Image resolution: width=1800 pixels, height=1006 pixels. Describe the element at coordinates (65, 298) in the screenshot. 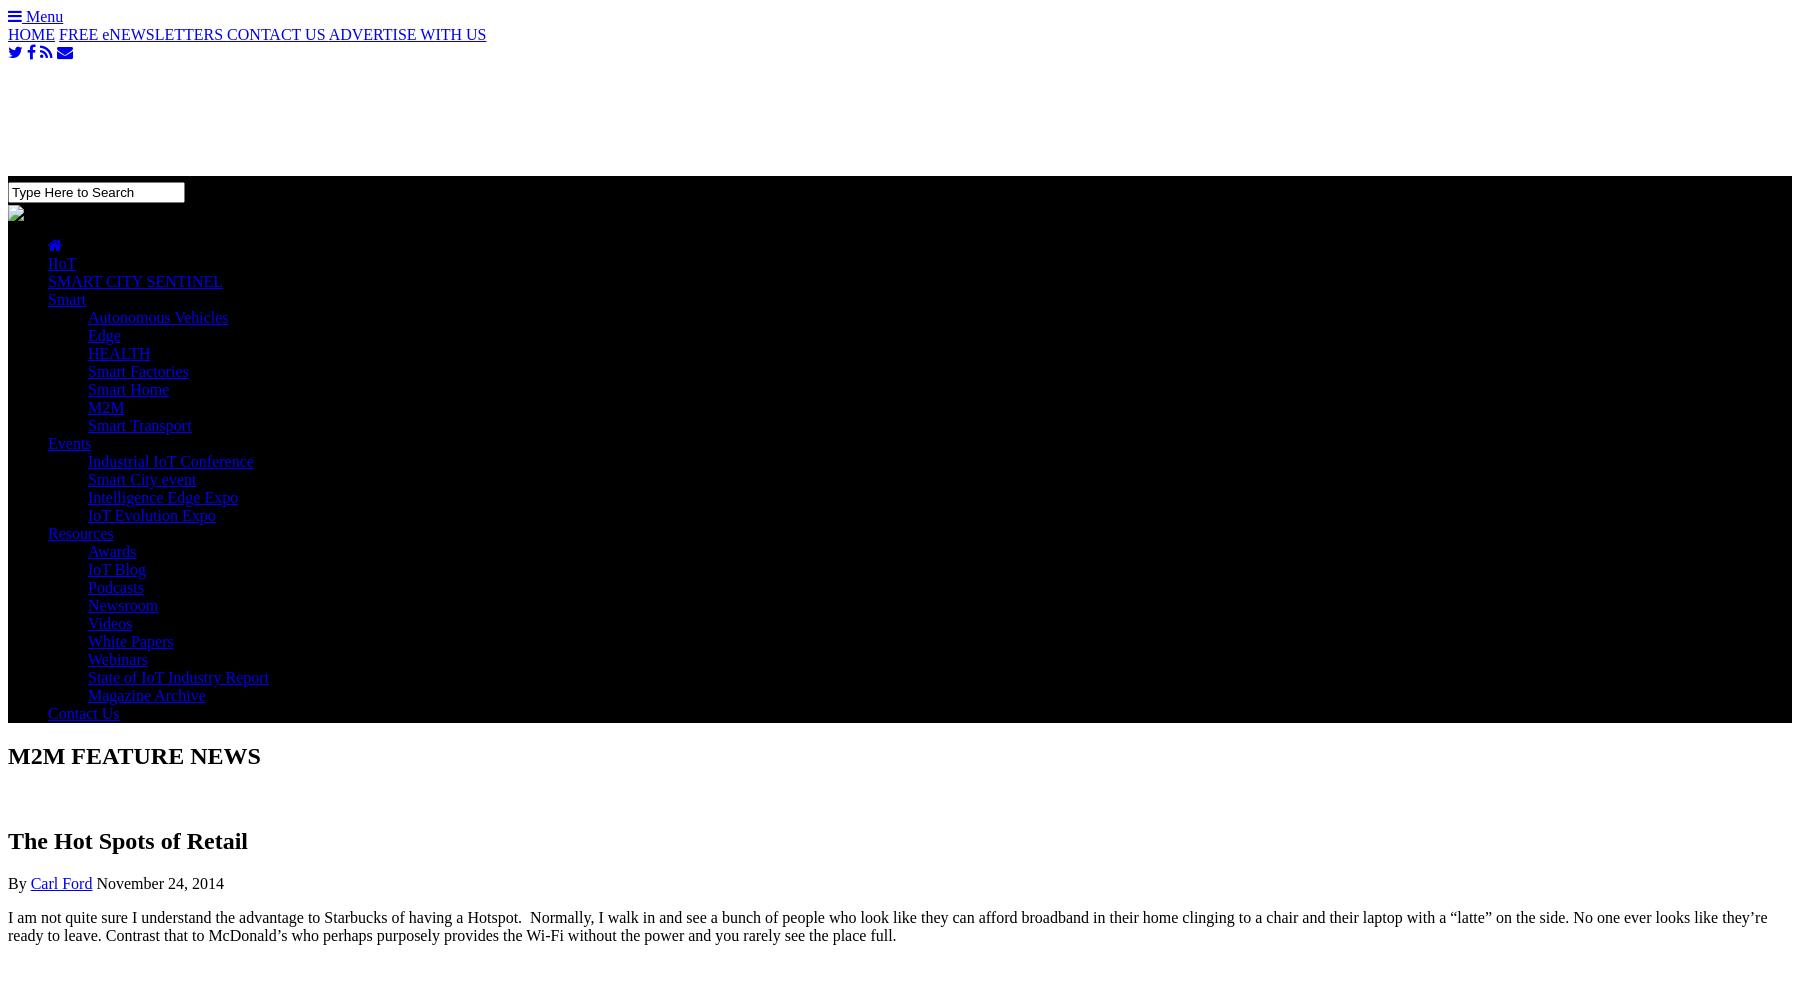

I see `'Smart'` at that location.